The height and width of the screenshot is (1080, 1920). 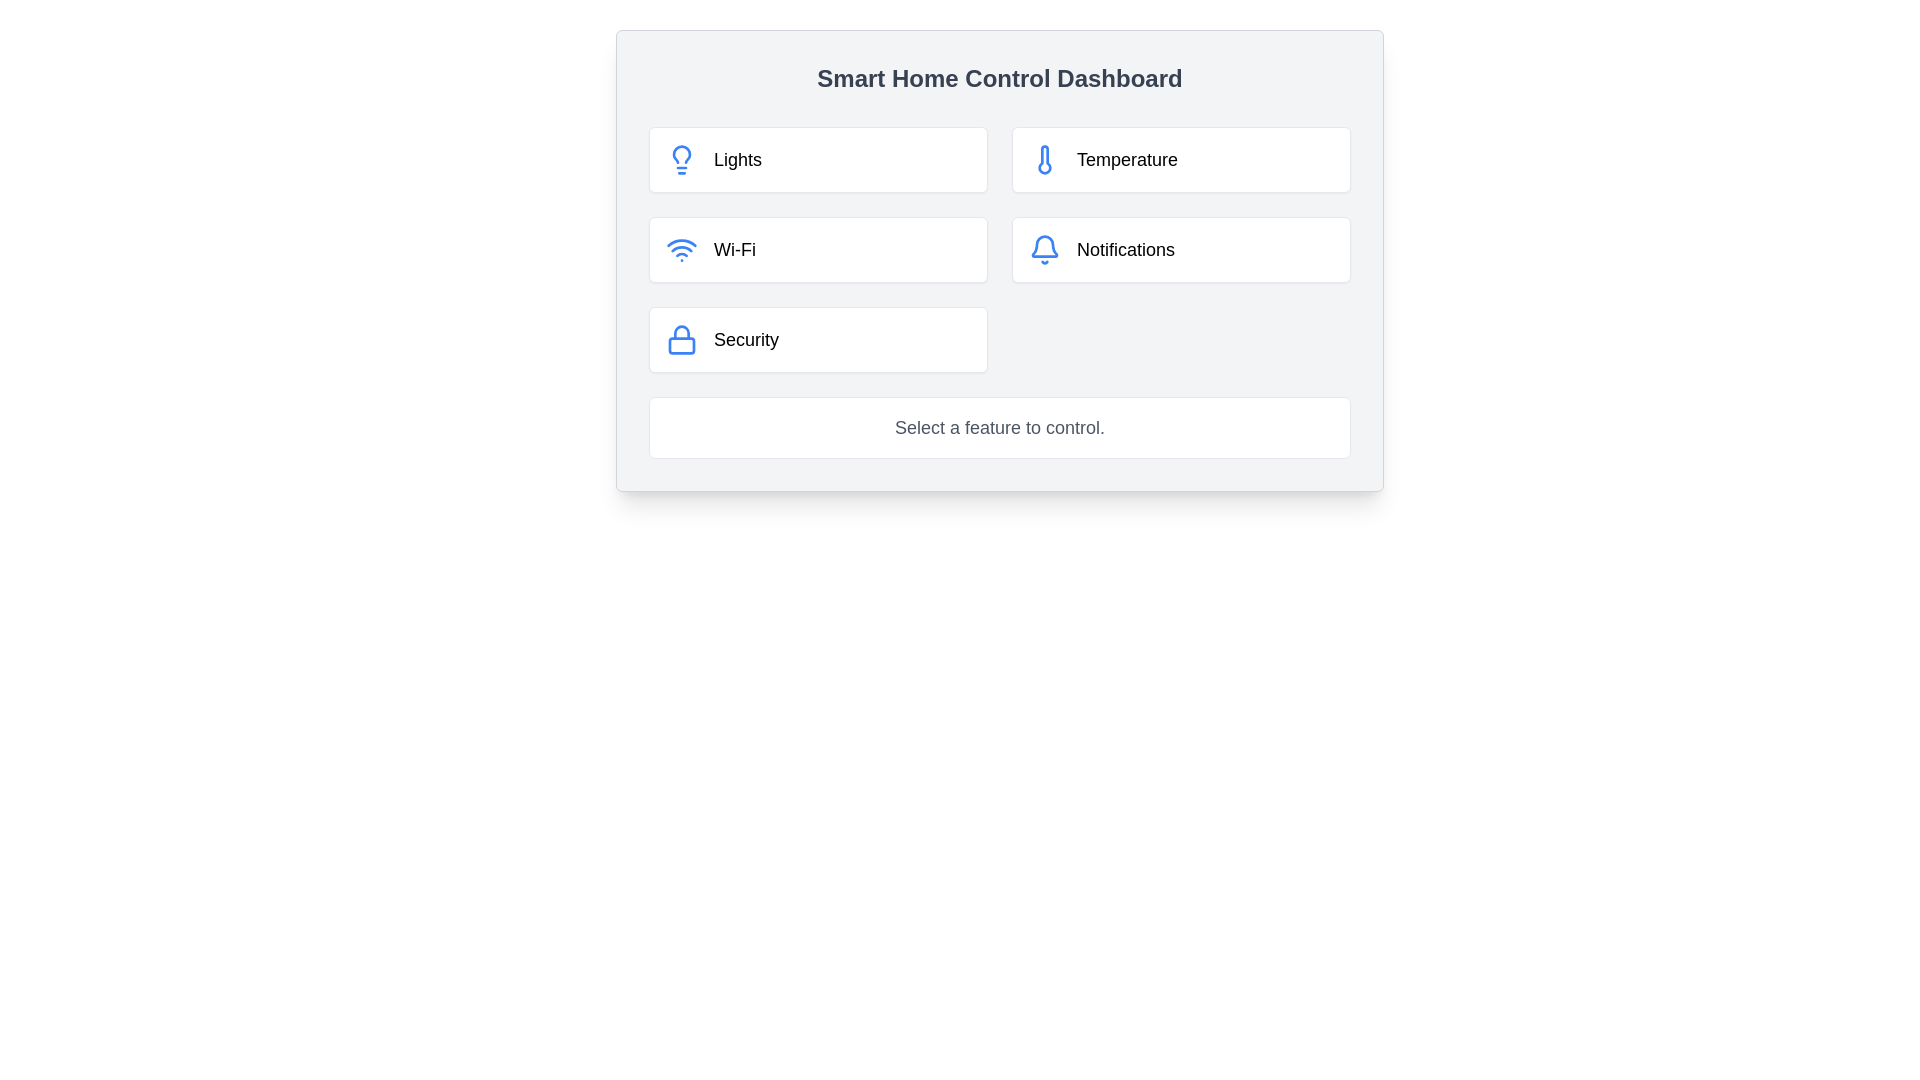 I want to click on the bell icon representing the notification feature located in the top-right section of the interface, to the left of the 'Notifications' label, so click(x=1044, y=249).